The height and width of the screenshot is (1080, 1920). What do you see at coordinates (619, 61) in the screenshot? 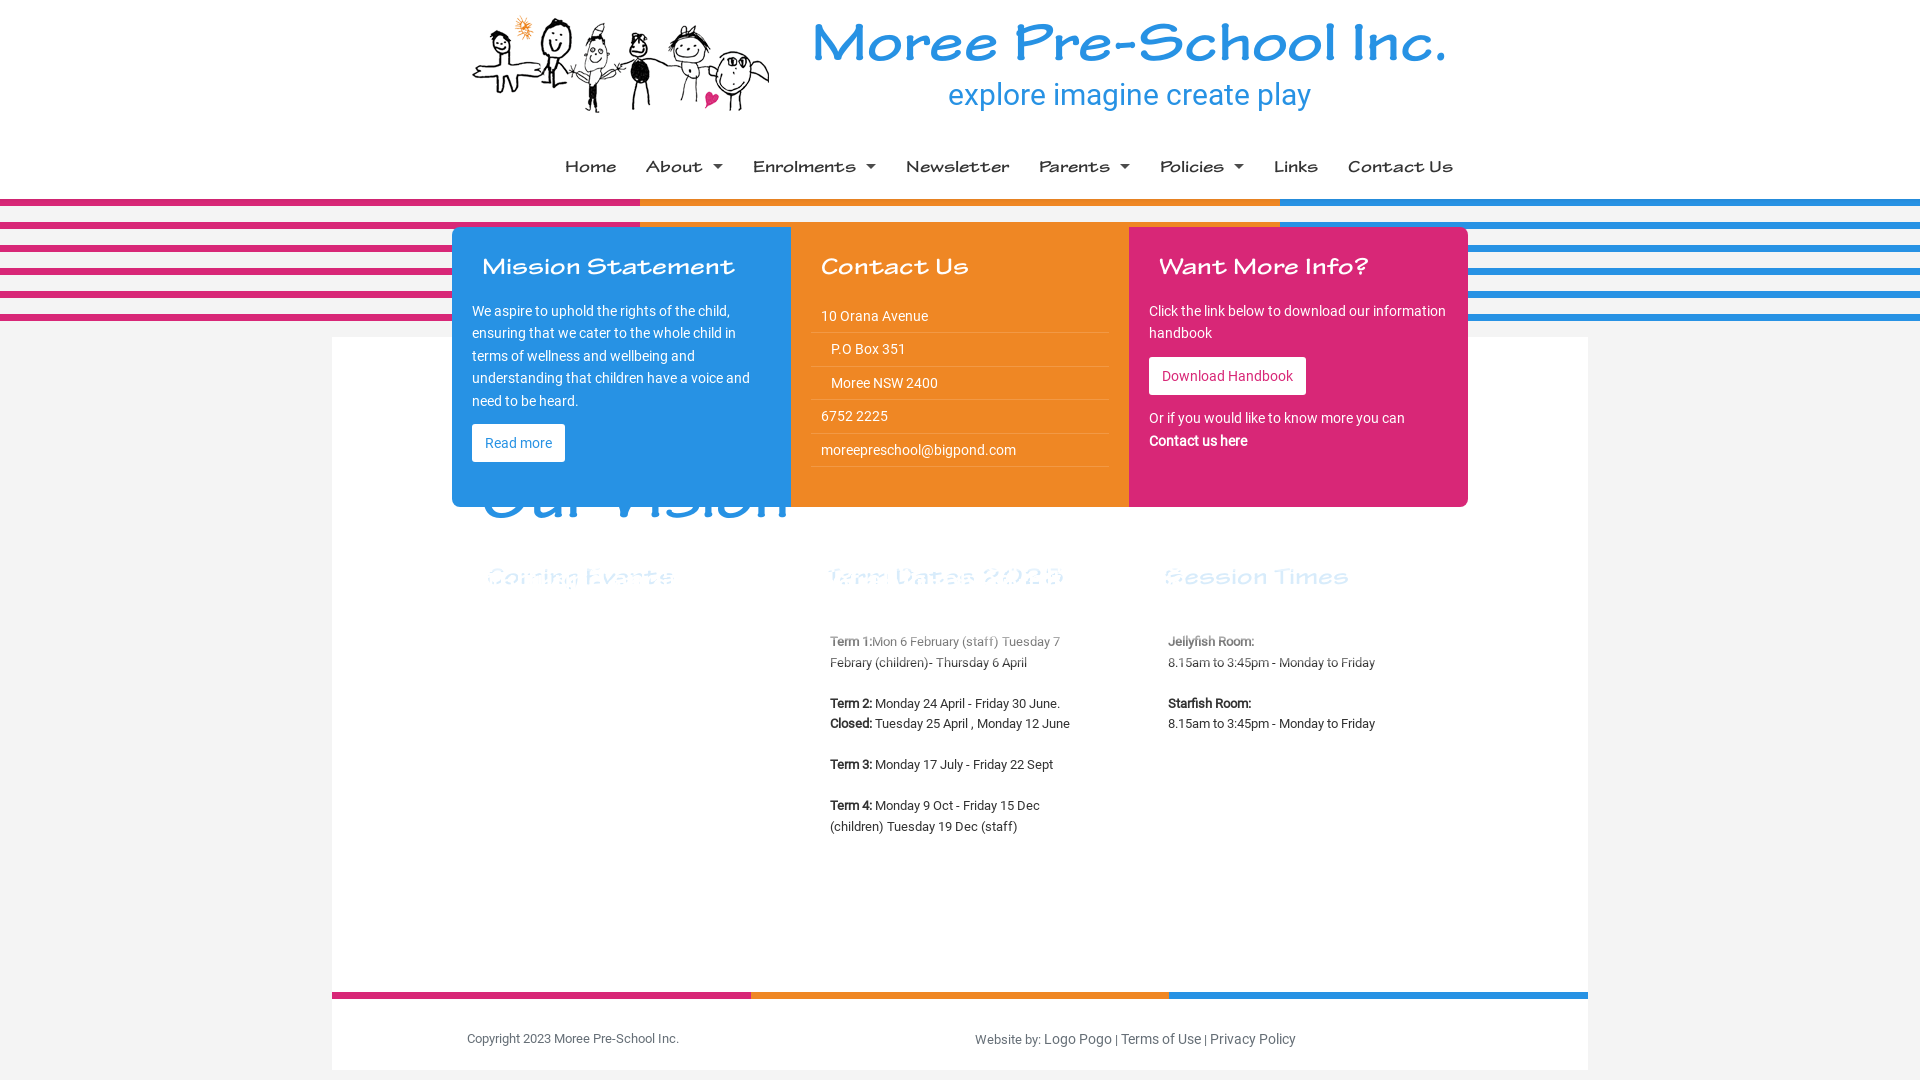
I see `'Moree Preschool'` at bounding box center [619, 61].